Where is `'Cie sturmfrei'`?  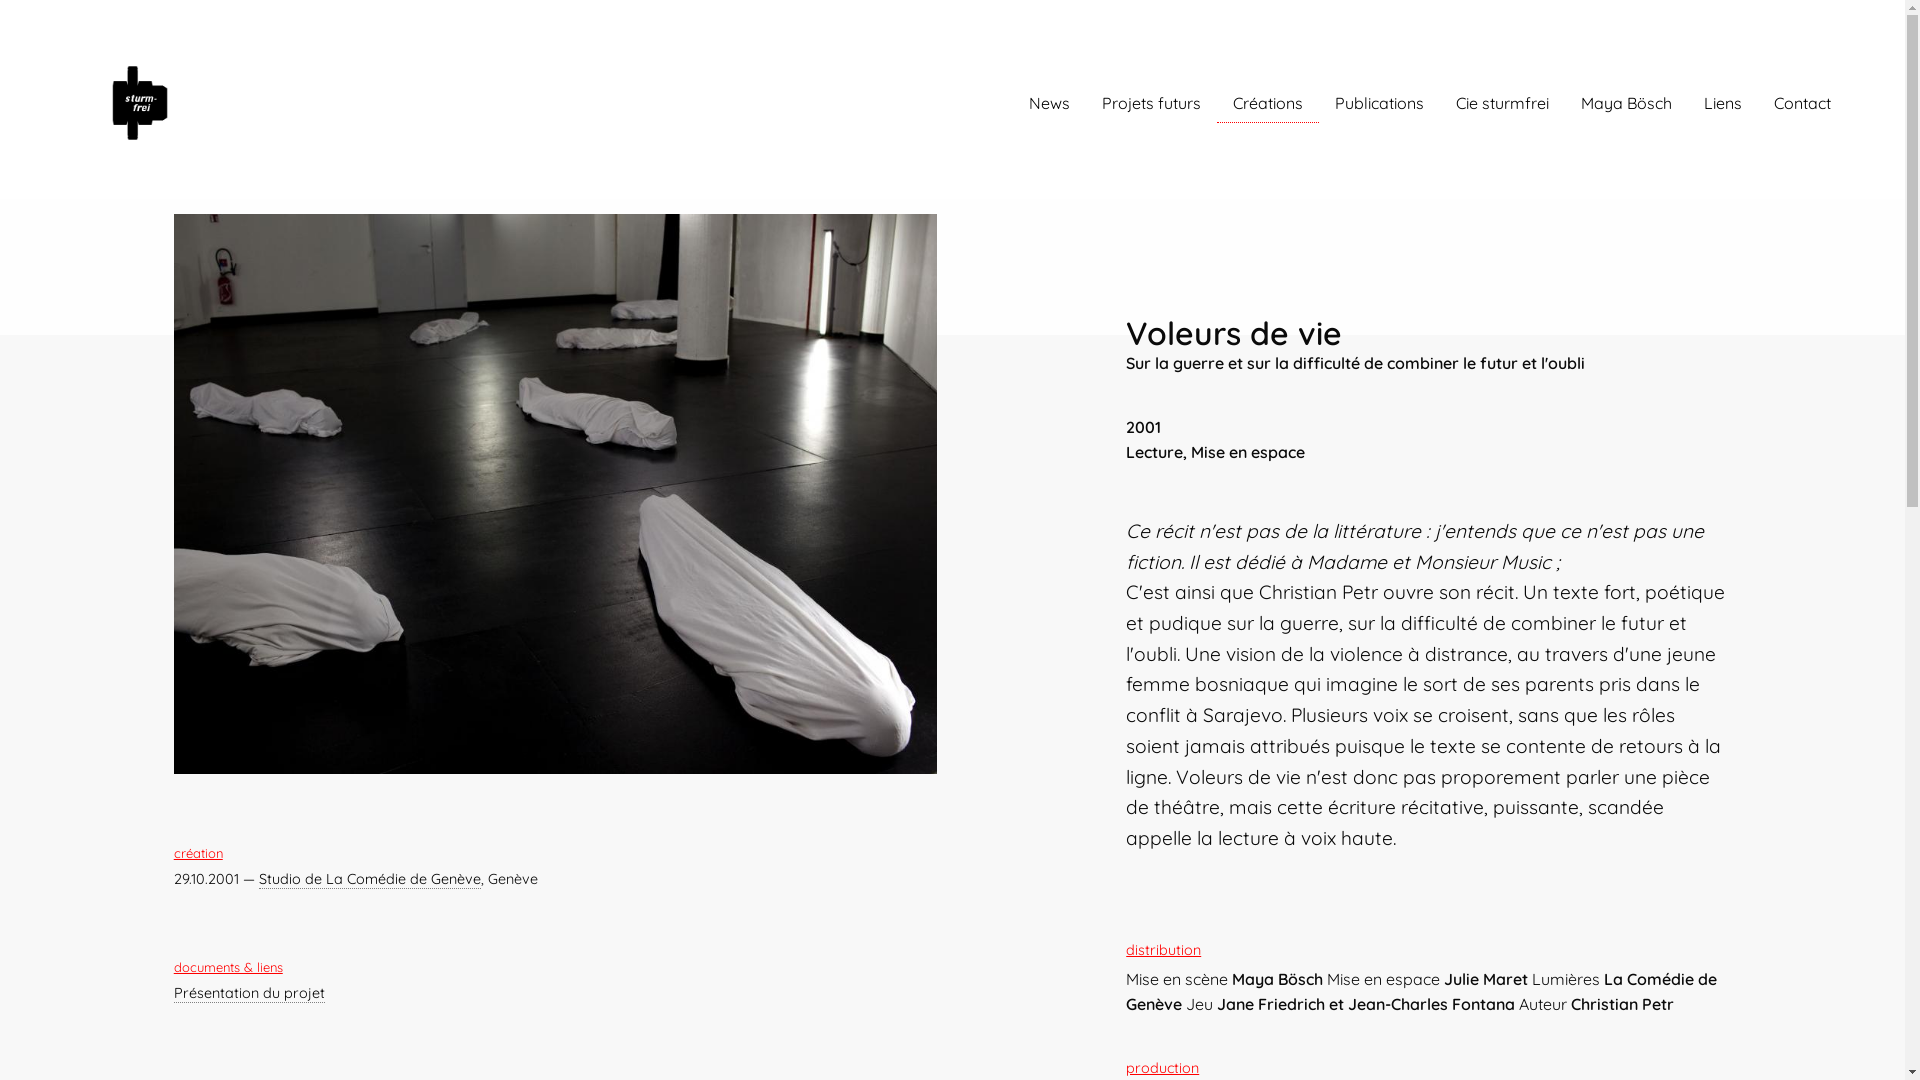
'Cie sturmfrei' is located at coordinates (1502, 103).